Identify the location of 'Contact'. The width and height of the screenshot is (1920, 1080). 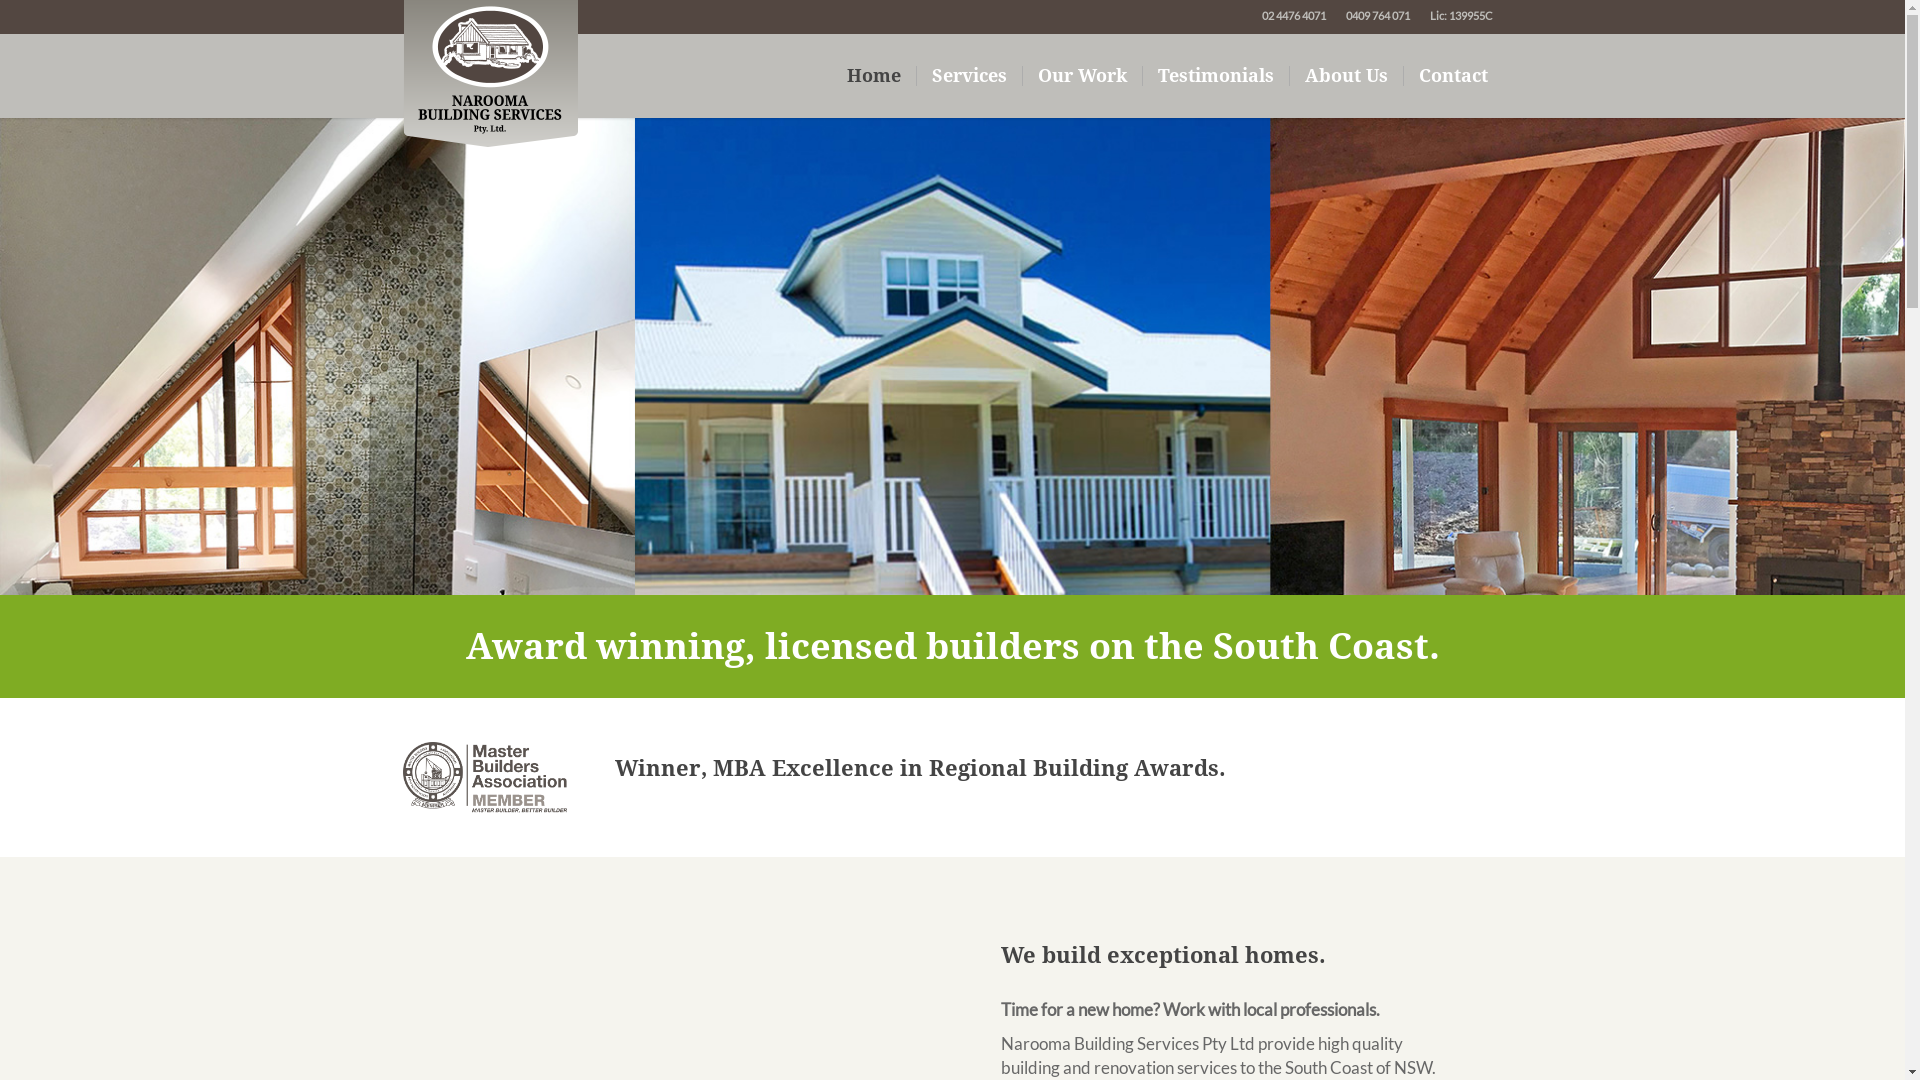
(1402, 75).